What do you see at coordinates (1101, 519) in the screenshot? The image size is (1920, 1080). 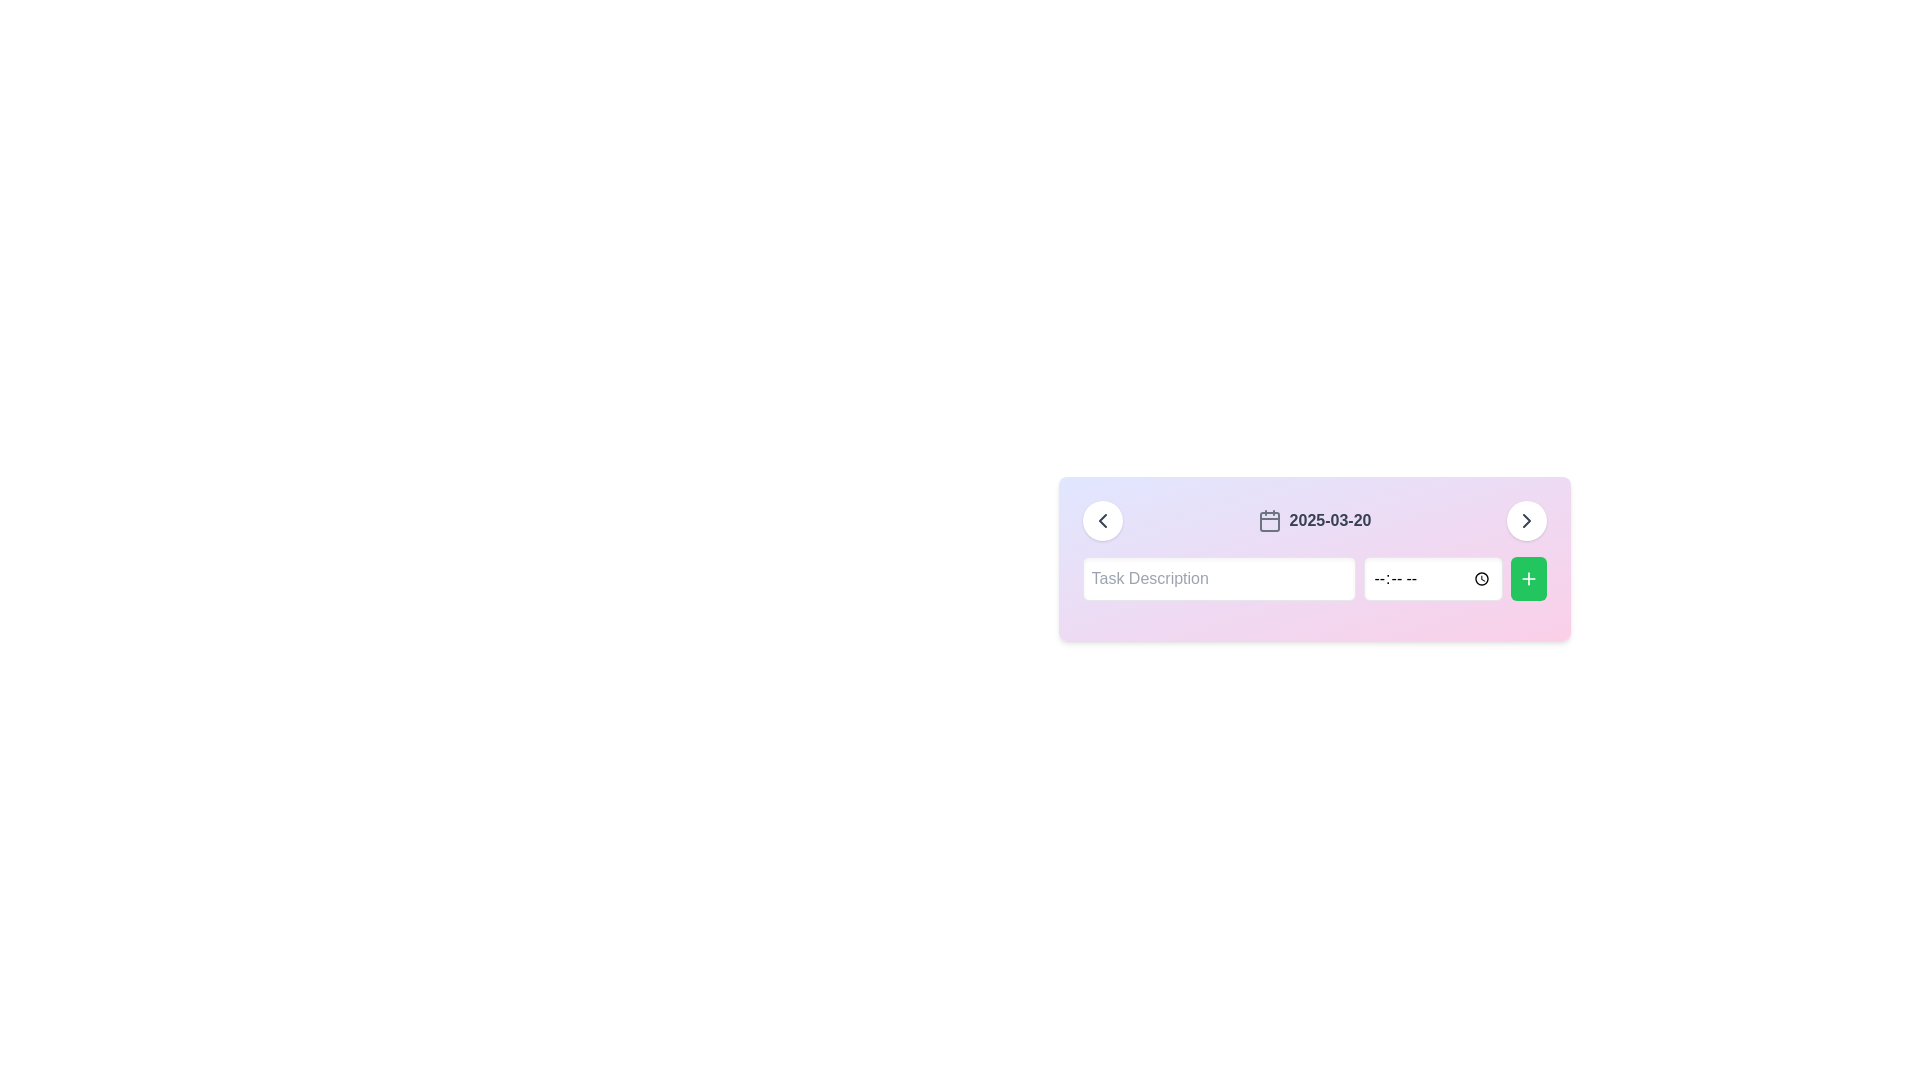 I see `the left-pointing chevron icon located at the leftmost side of the task input panel` at bounding box center [1101, 519].